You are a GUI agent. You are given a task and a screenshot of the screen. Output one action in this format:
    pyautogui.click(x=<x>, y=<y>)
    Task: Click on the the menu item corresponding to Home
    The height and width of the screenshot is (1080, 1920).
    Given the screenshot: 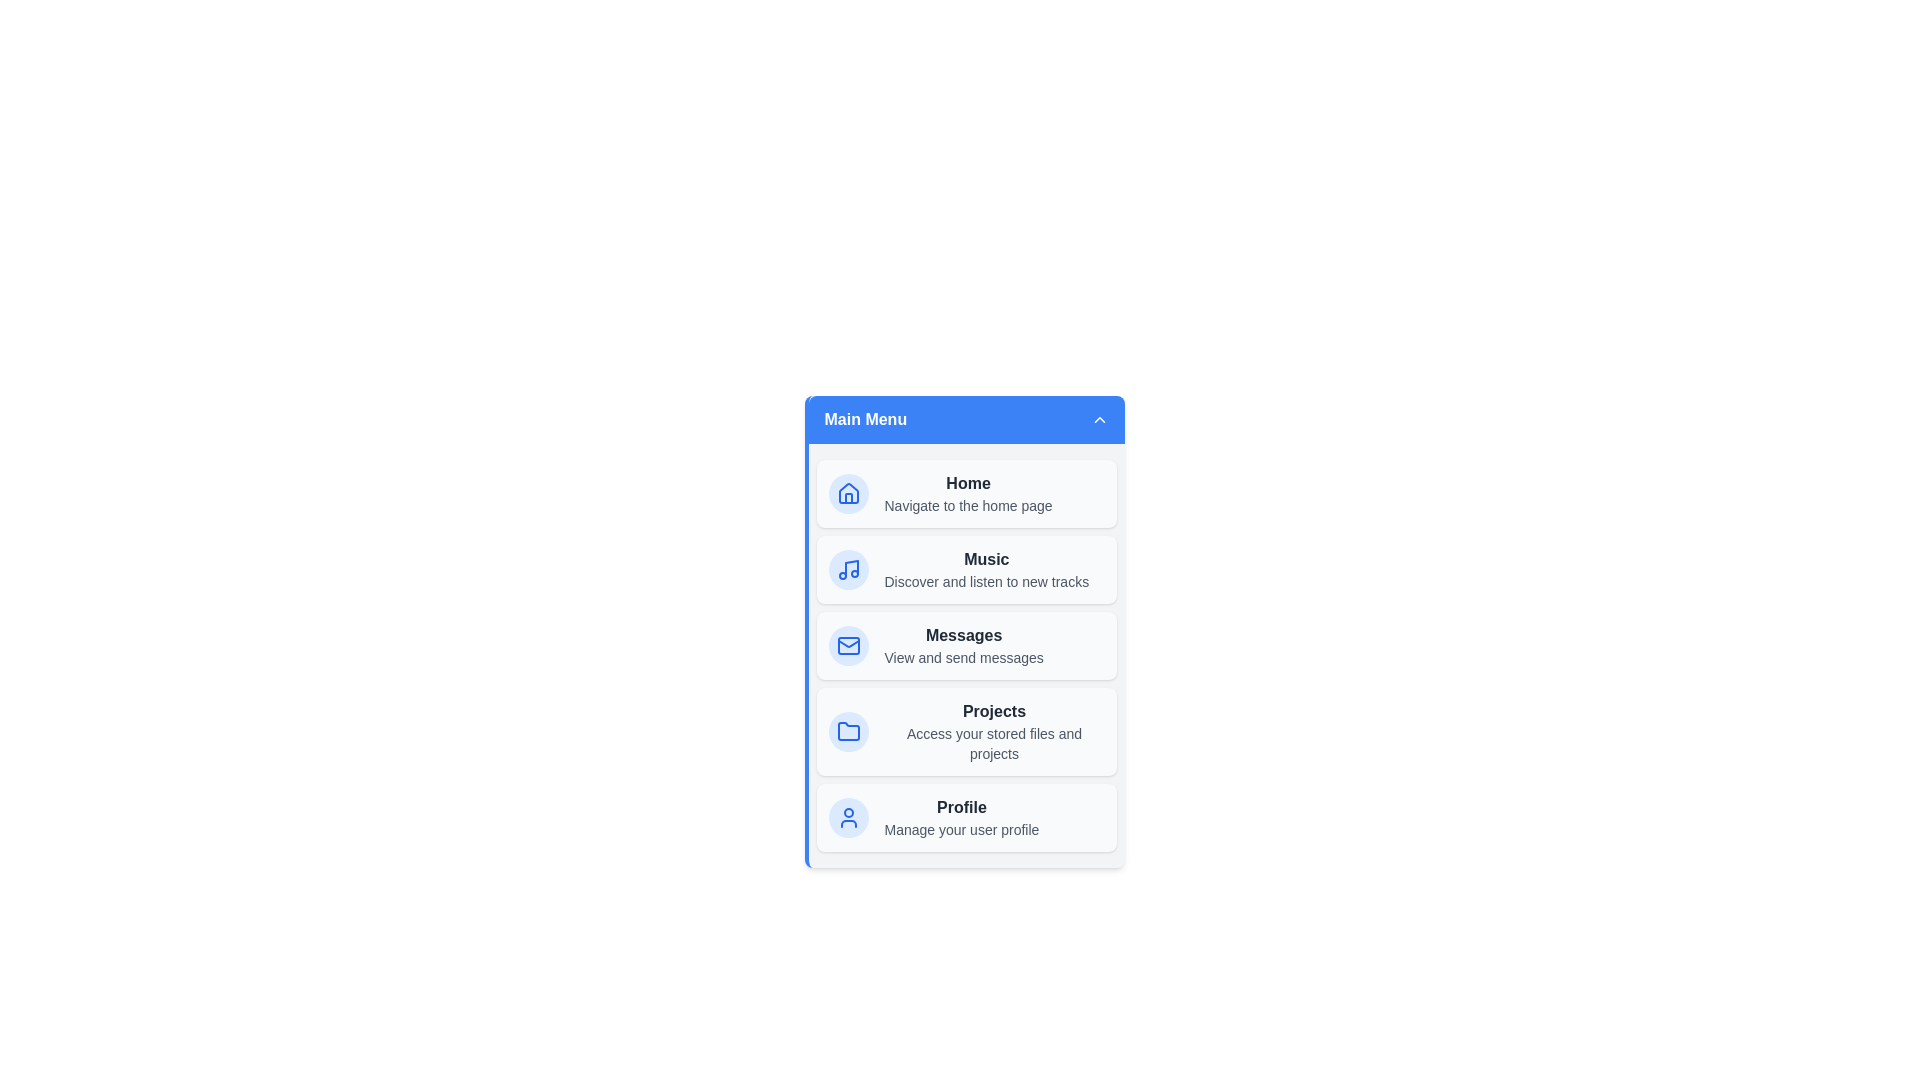 What is the action you would take?
    pyautogui.click(x=966, y=493)
    